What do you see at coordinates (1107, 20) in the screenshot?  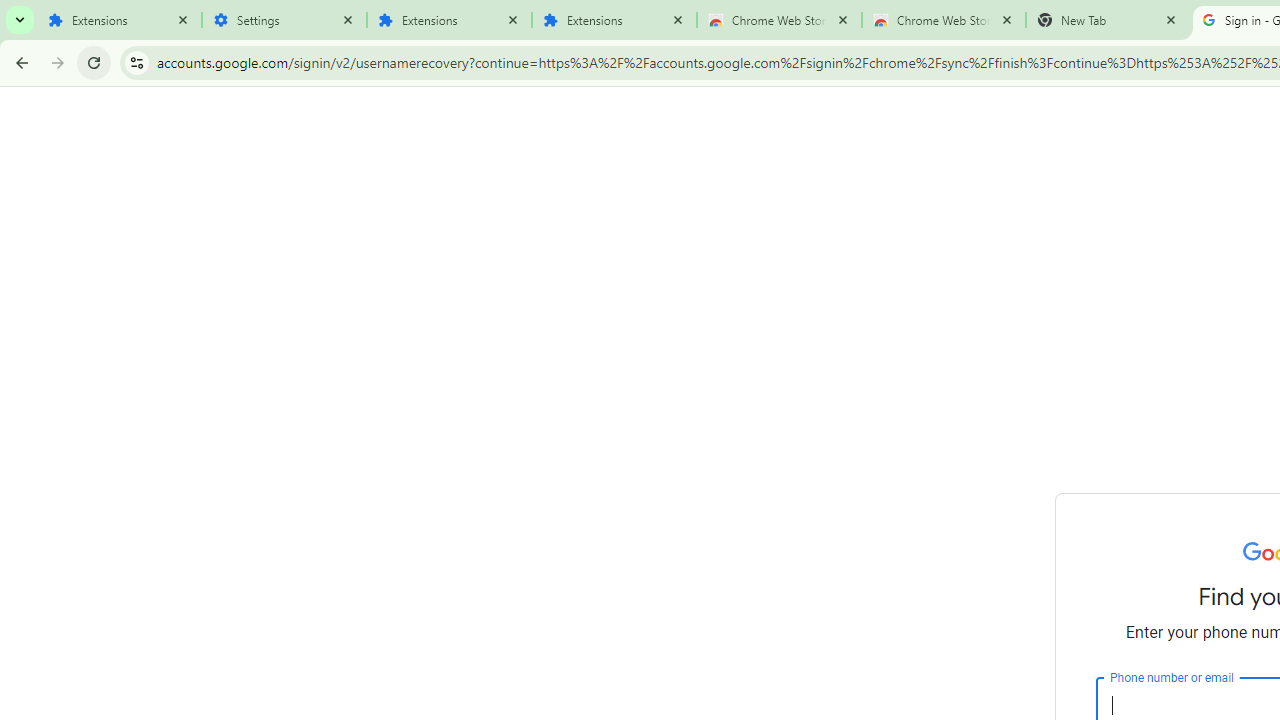 I see `'New Tab'` at bounding box center [1107, 20].